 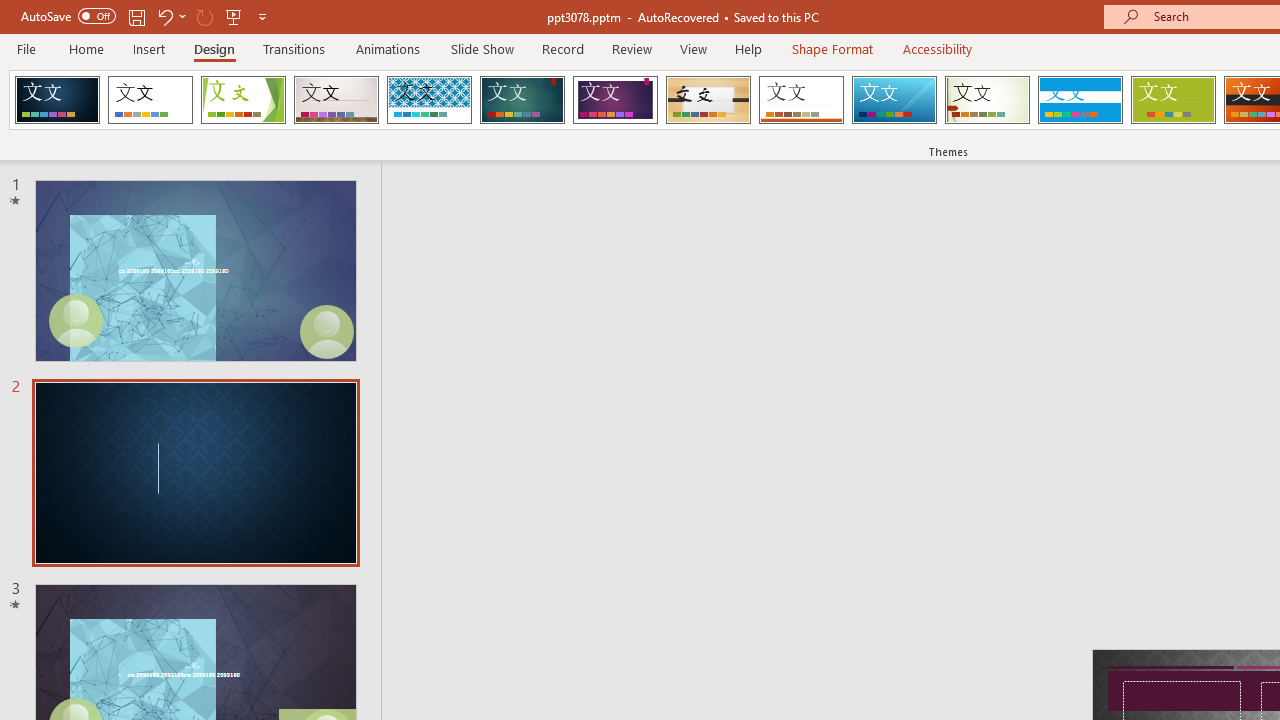 I want to click on 'Review', so click(x=630, y=48).